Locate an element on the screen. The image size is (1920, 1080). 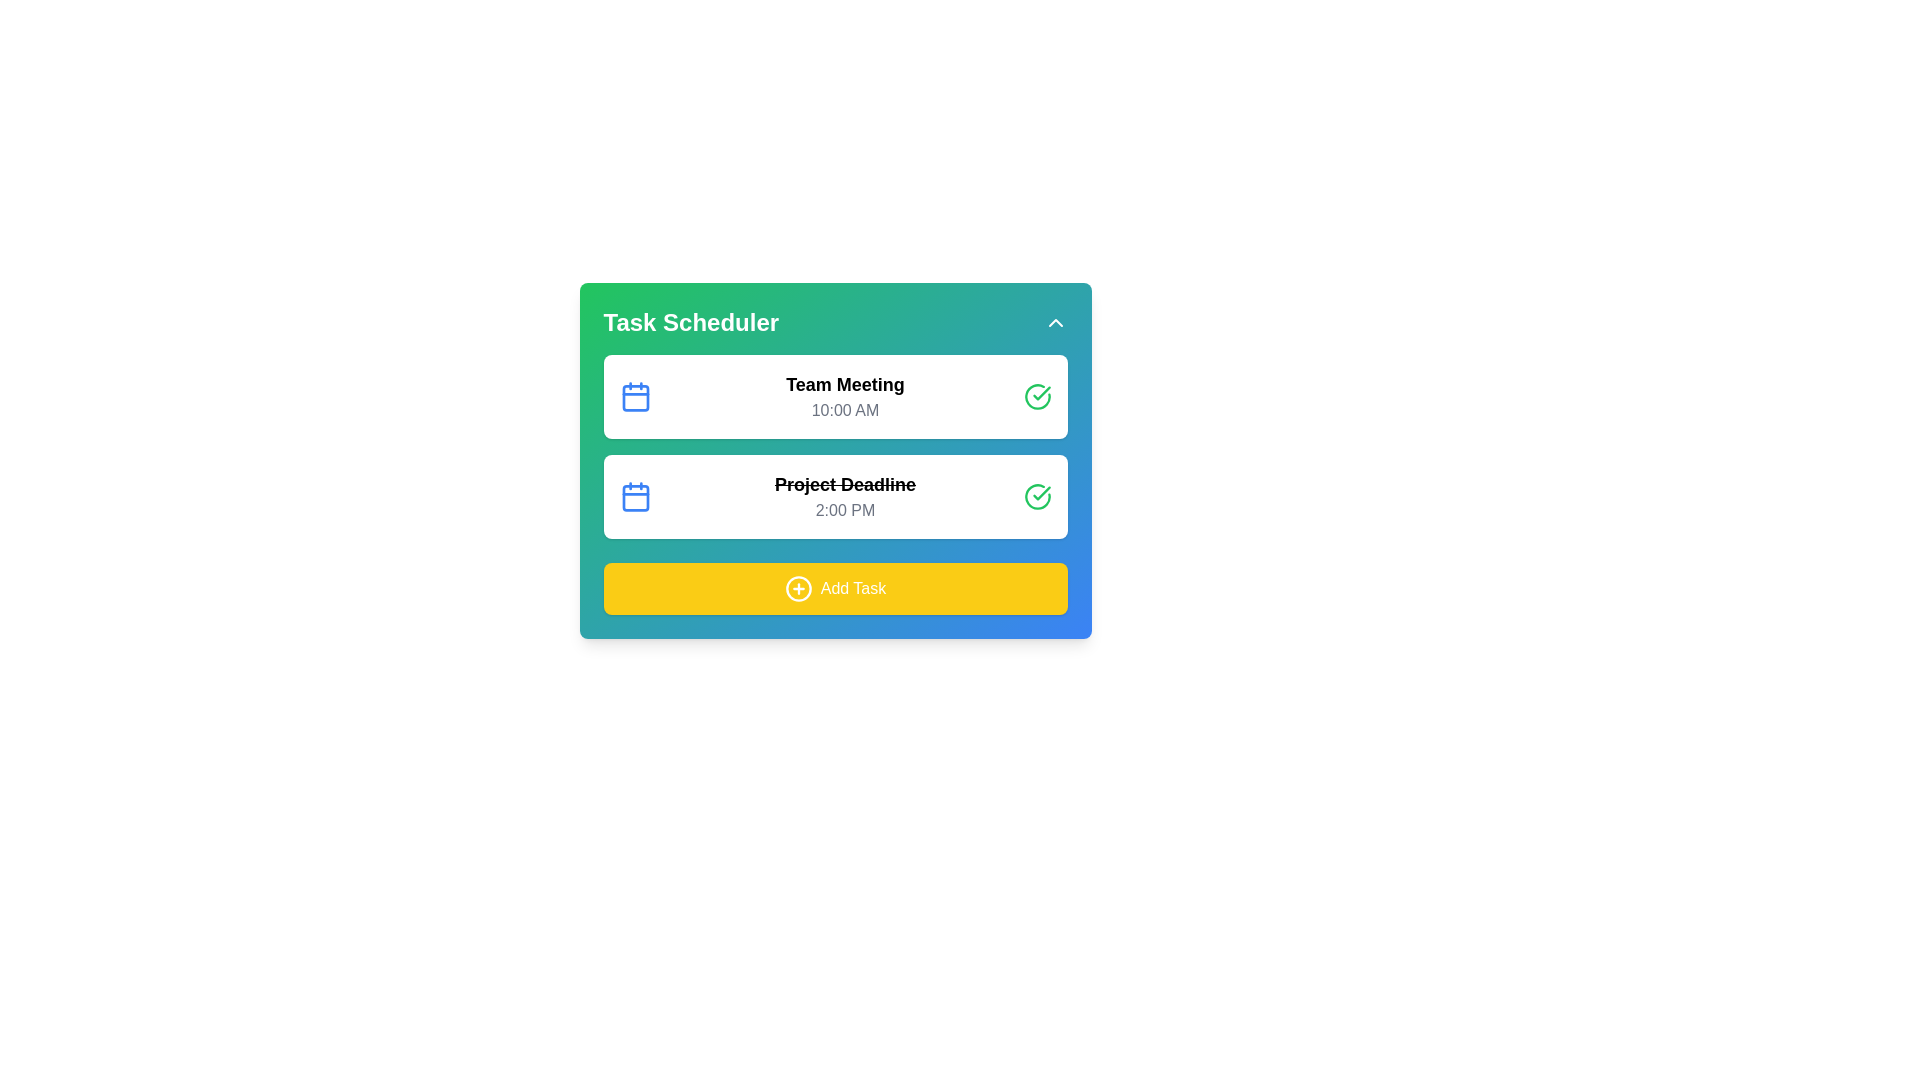
the button in the top-right corner of the 'Task Scheduler' pane is located at coordinates (1054, 322).